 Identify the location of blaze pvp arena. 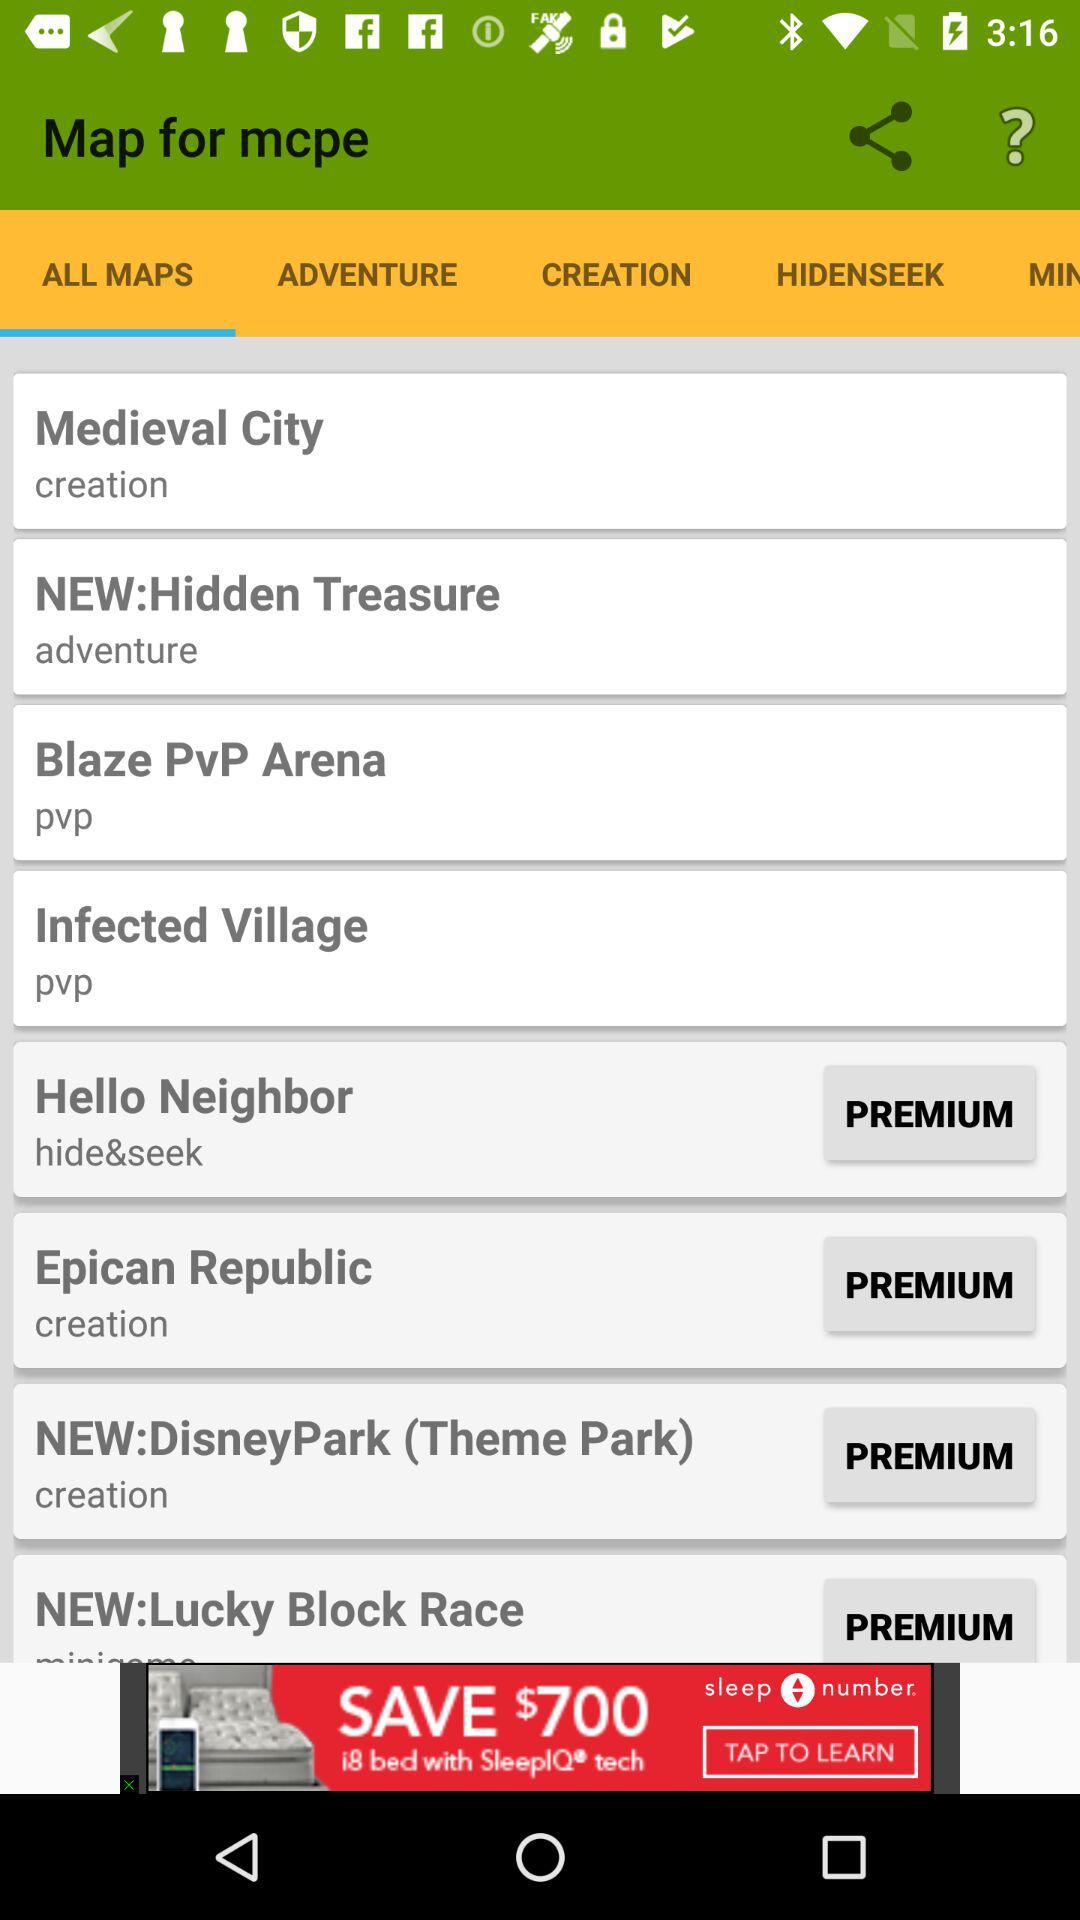
(540, 756).